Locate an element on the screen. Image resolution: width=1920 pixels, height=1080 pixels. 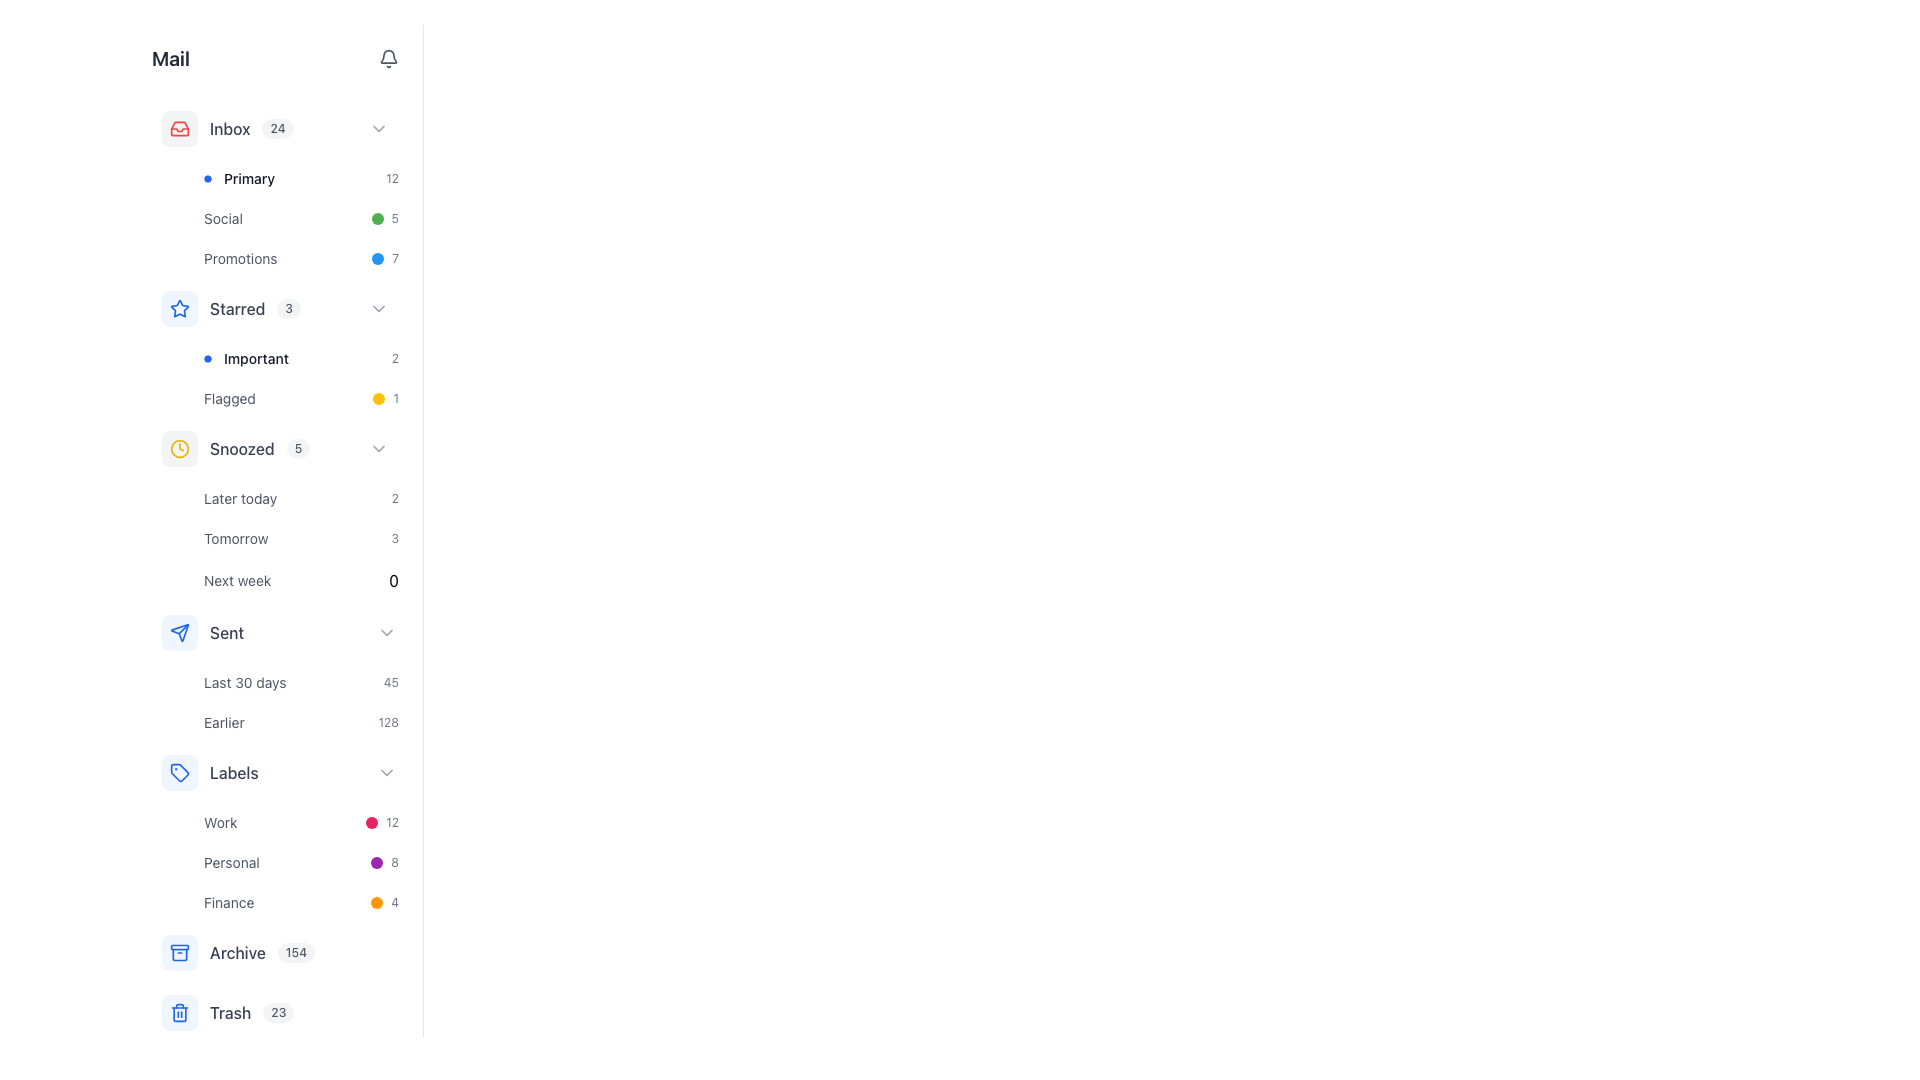
the numerical label displaying the number '8' next to a purple circular indicator, located in the 'Labels' section under the 'Personal' subcategory is located at coordinates (385, 862).